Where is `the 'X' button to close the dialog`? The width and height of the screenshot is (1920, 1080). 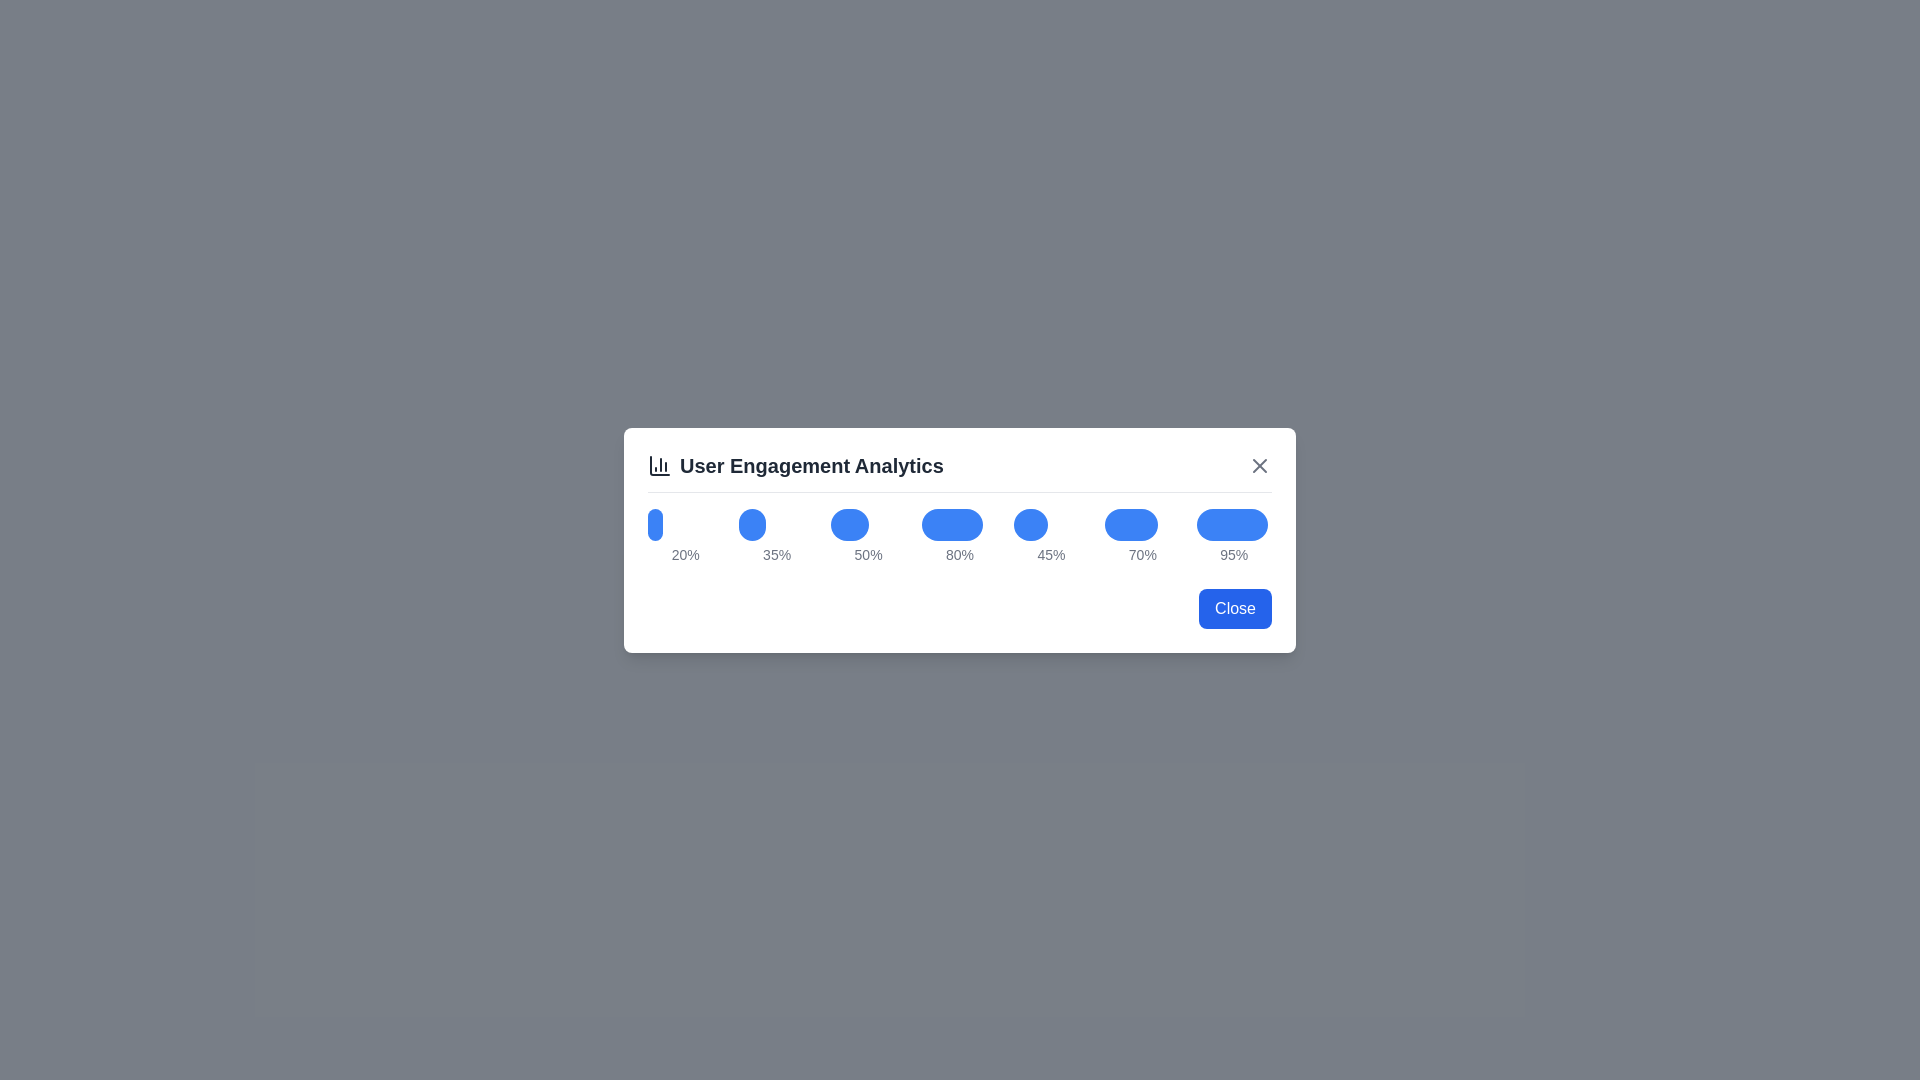
the 'X' button to close the dialog is located at coordinates (1258, 465).